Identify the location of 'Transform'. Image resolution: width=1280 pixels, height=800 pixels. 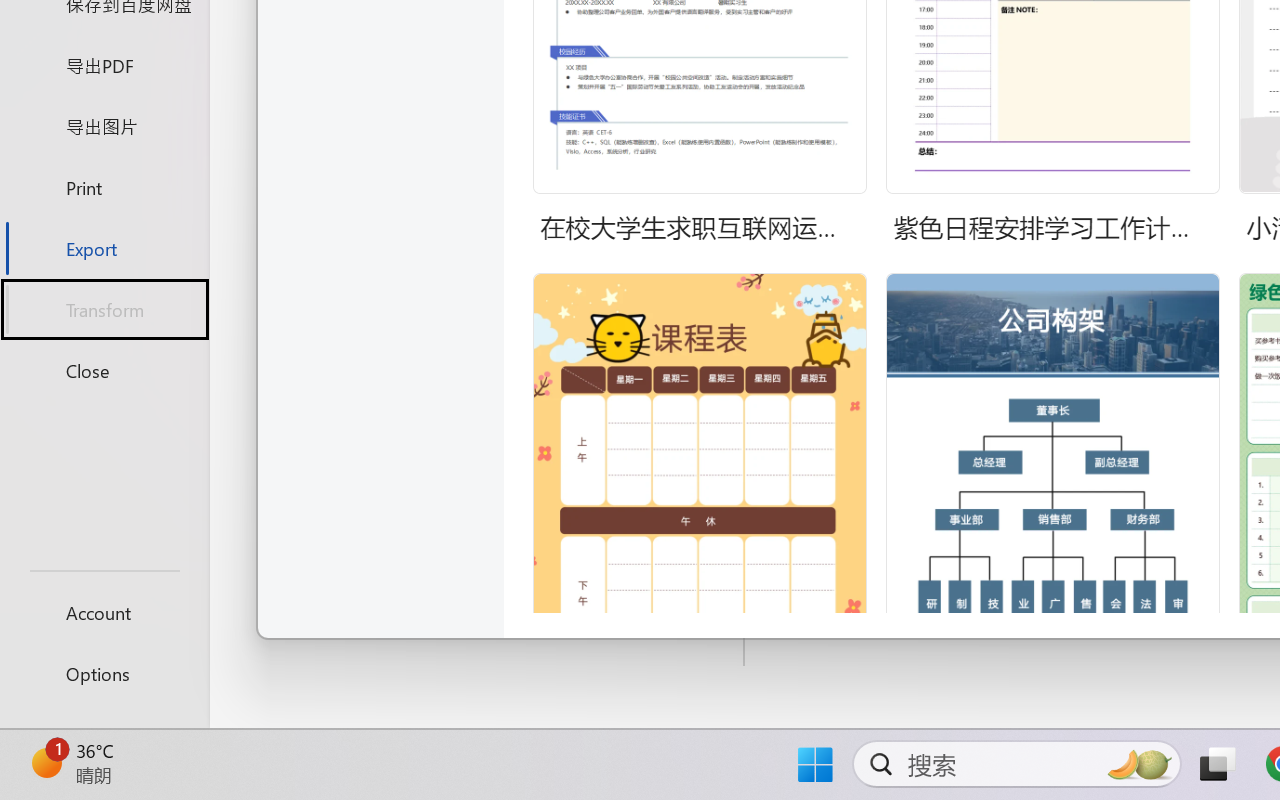
(103, 308).